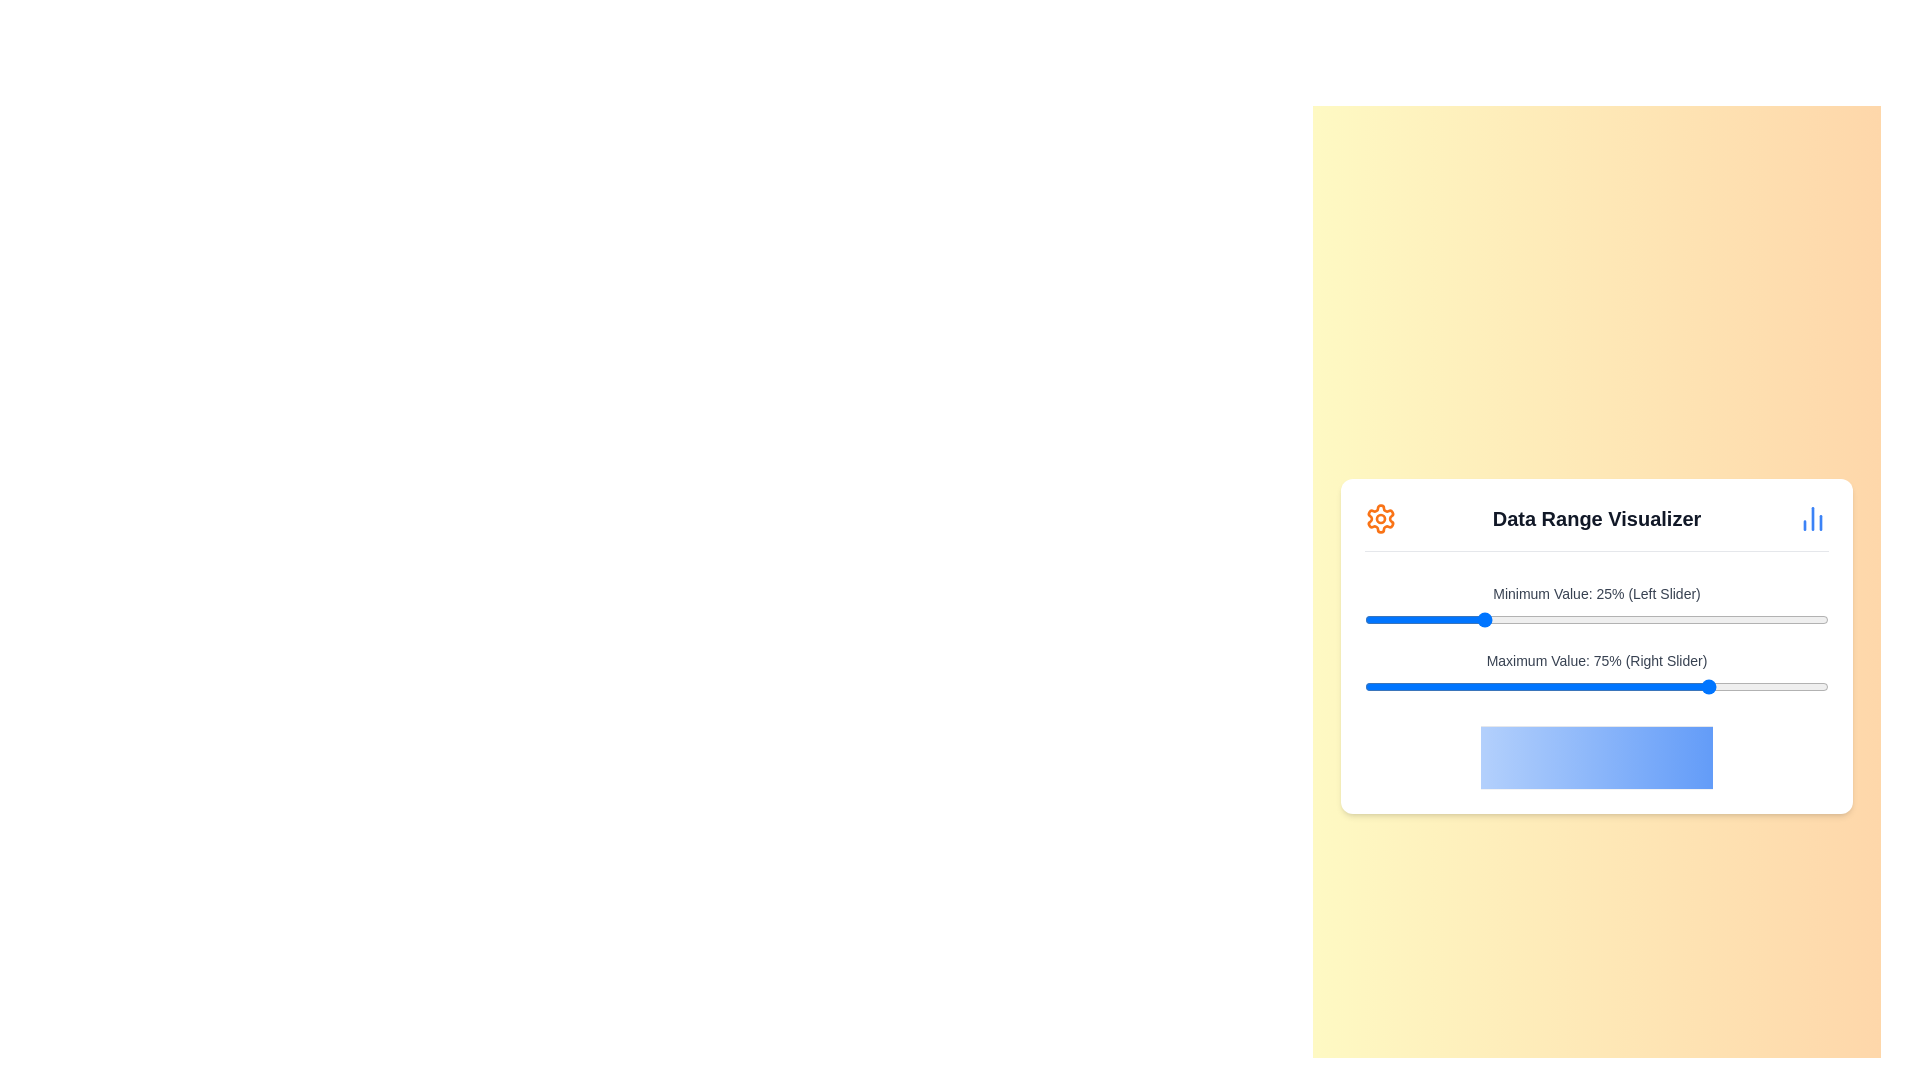 The height and width of the screenshot is (1080, 1920). I want to click on the orange gear-shaped icon with a cogwheel design located in the upper left corner of the card's header area, so click(1380, 516).